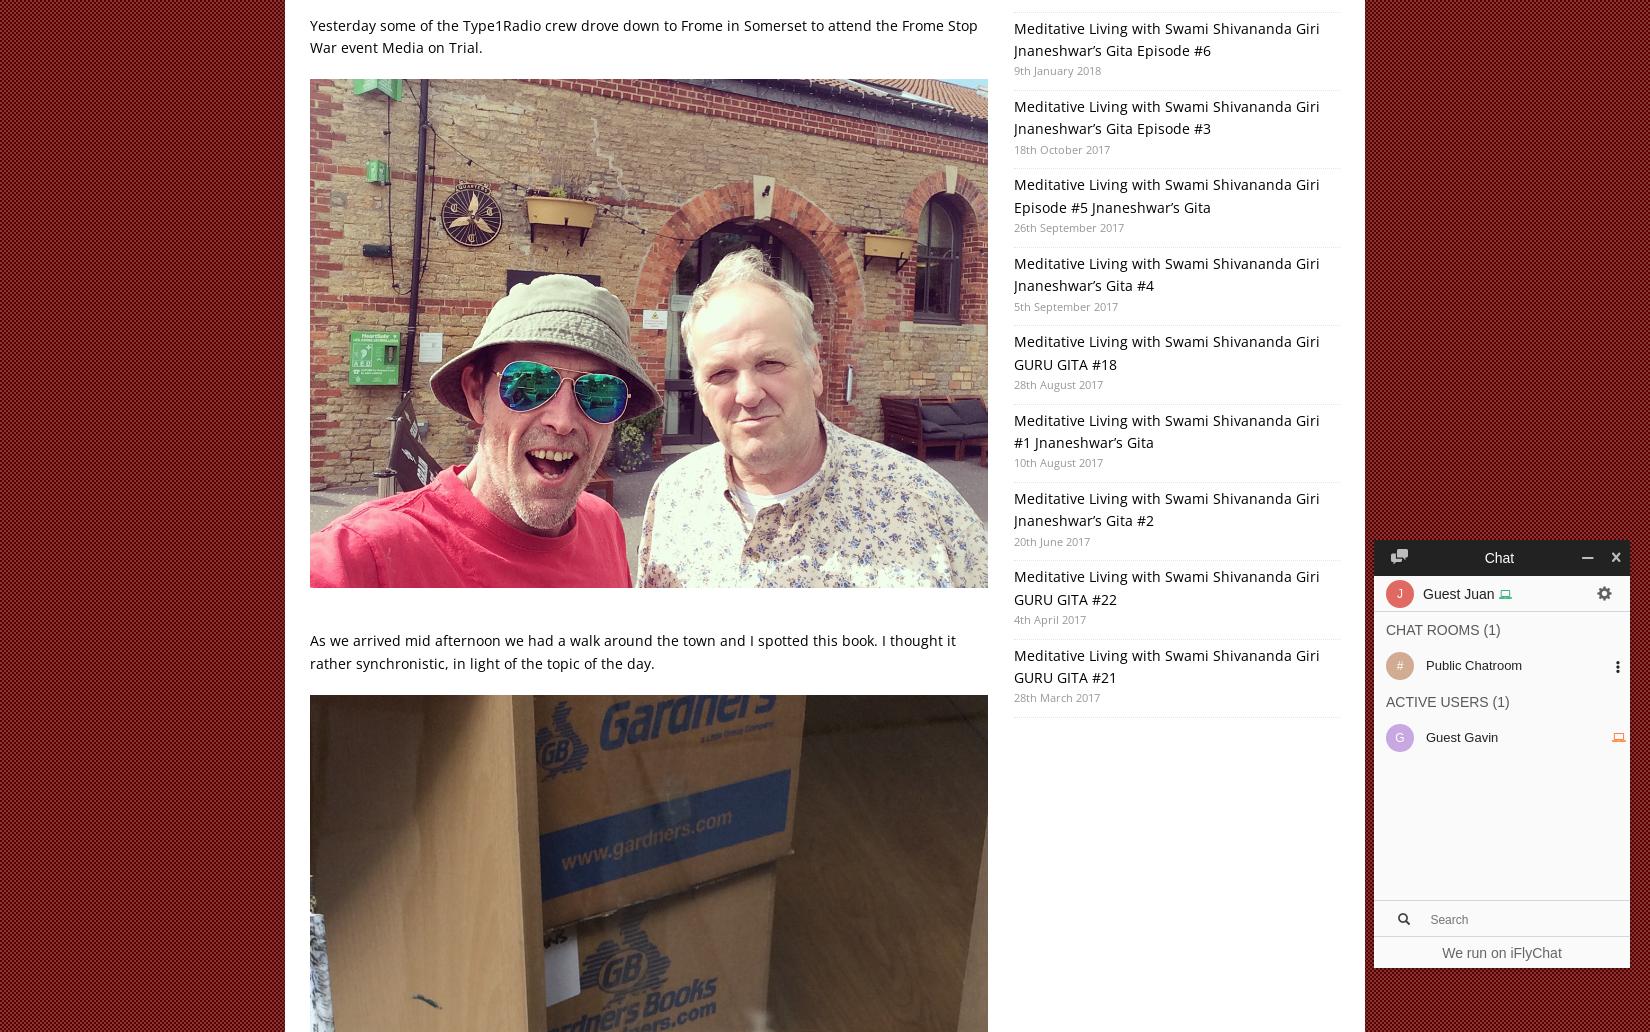  What do you see at coordinates (1166, 39) in the screenshot?
I see `'Meditative Living with Swami Shivananda Giri Jnaneshwar’s Gita Episode #6'` at bounding box center [1166, 39].